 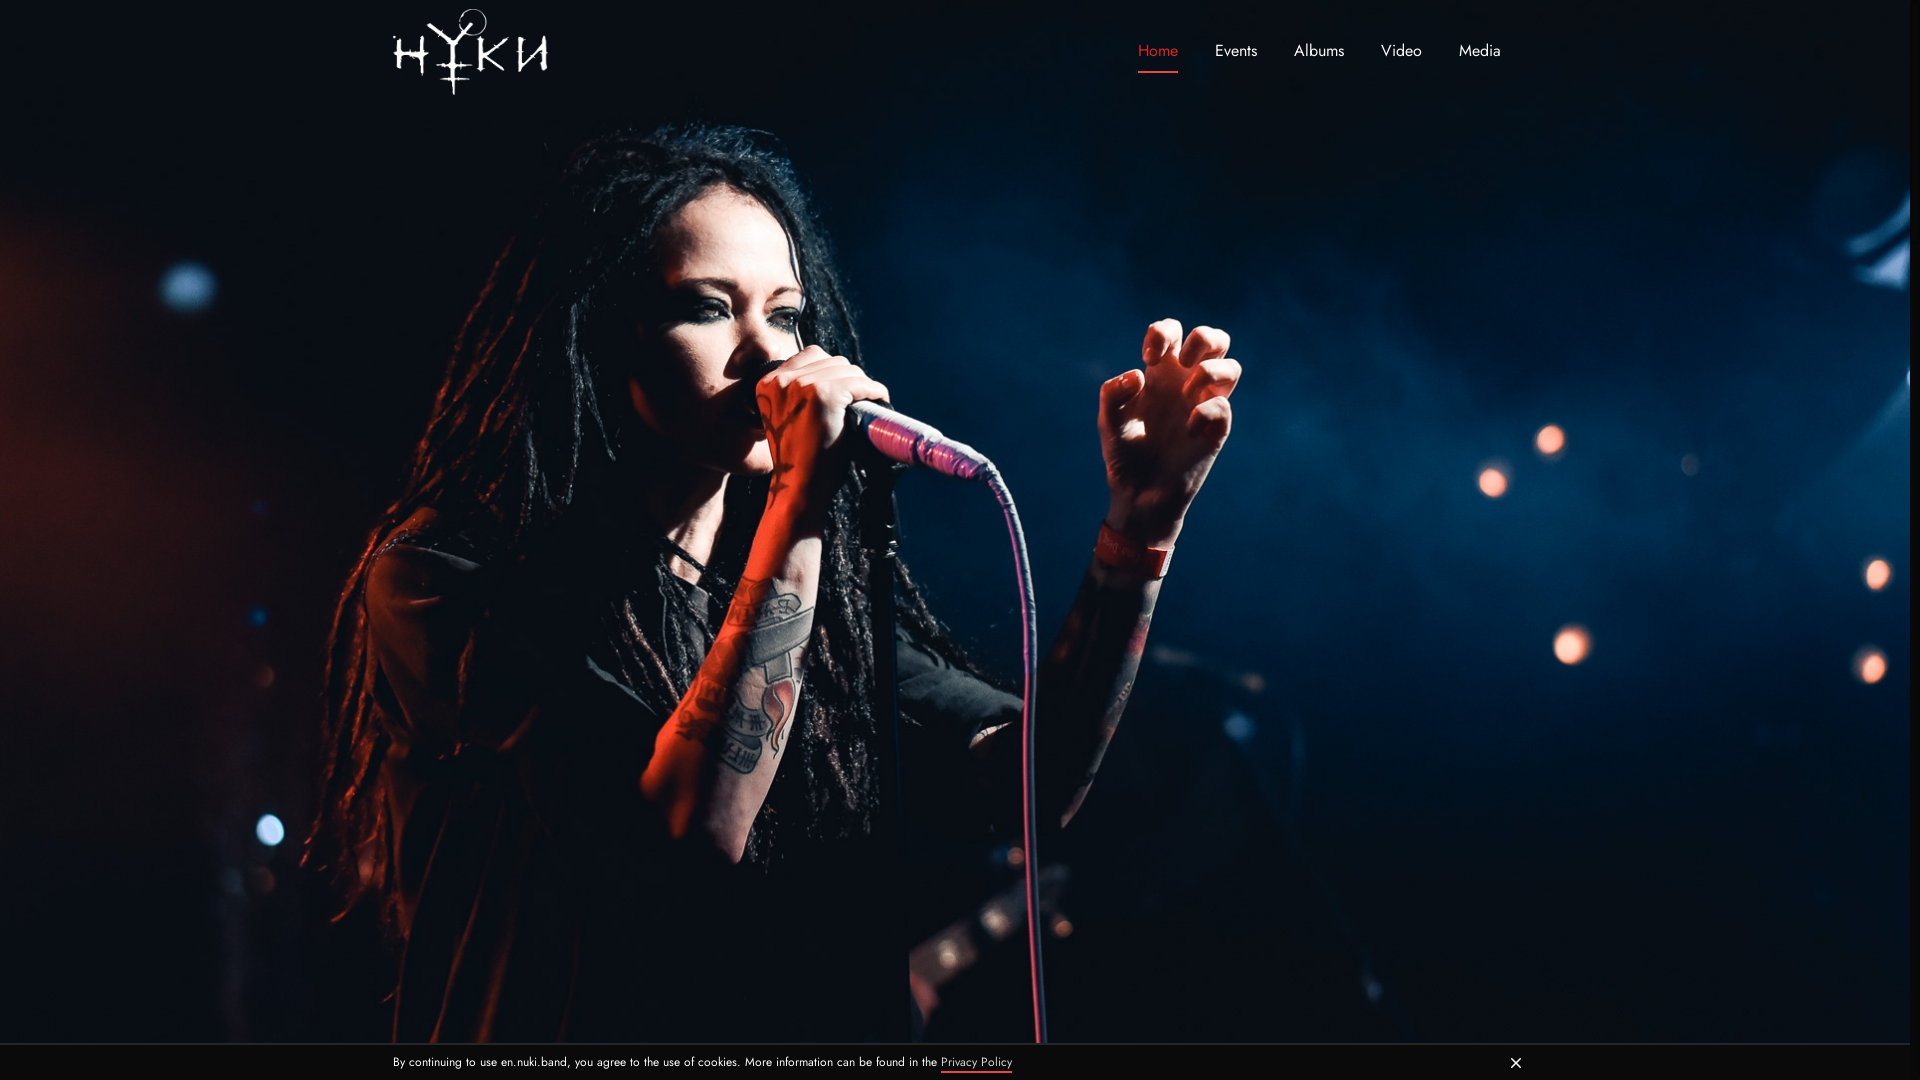 What do you see at coordinates (1400, 50) in the screenshot?
I see `'Video'` at bounding box center [1400, 50].